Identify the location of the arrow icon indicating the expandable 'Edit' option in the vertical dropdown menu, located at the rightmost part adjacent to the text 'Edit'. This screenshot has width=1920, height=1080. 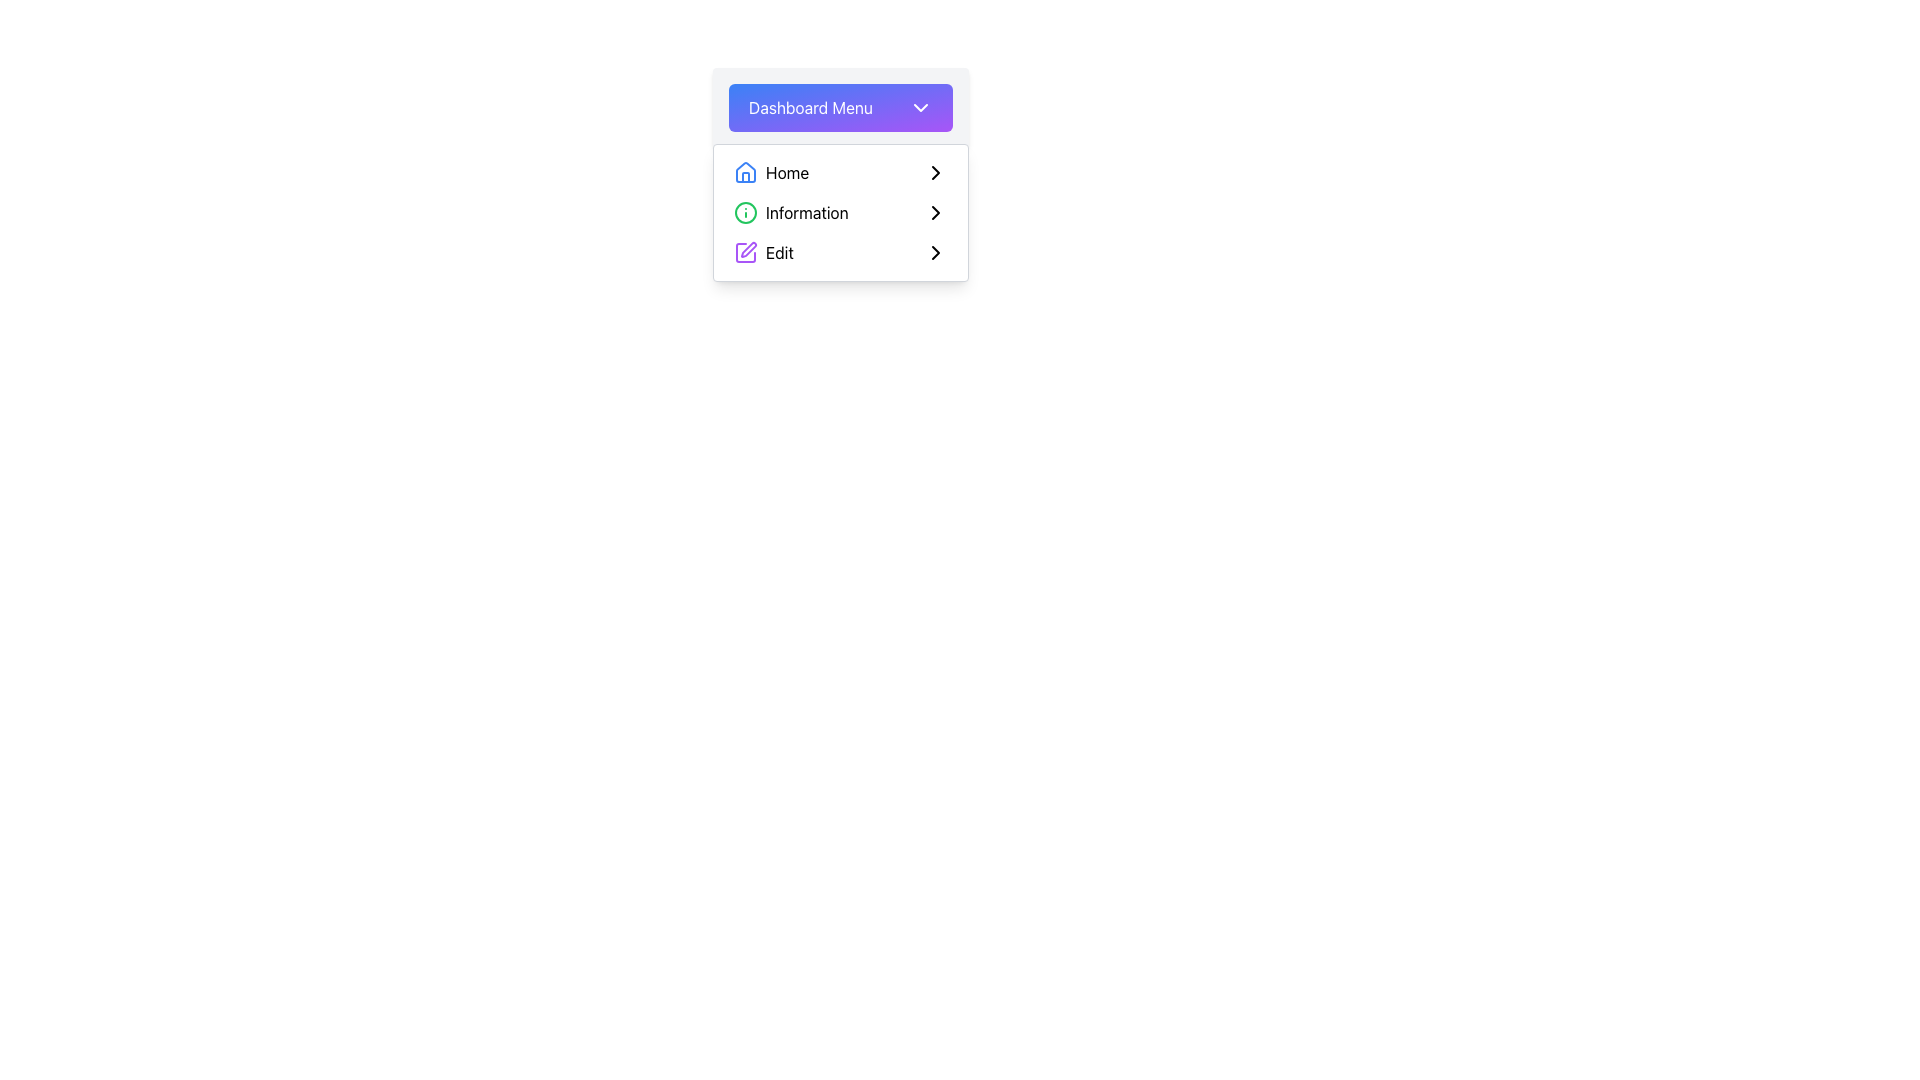
(935, 252).